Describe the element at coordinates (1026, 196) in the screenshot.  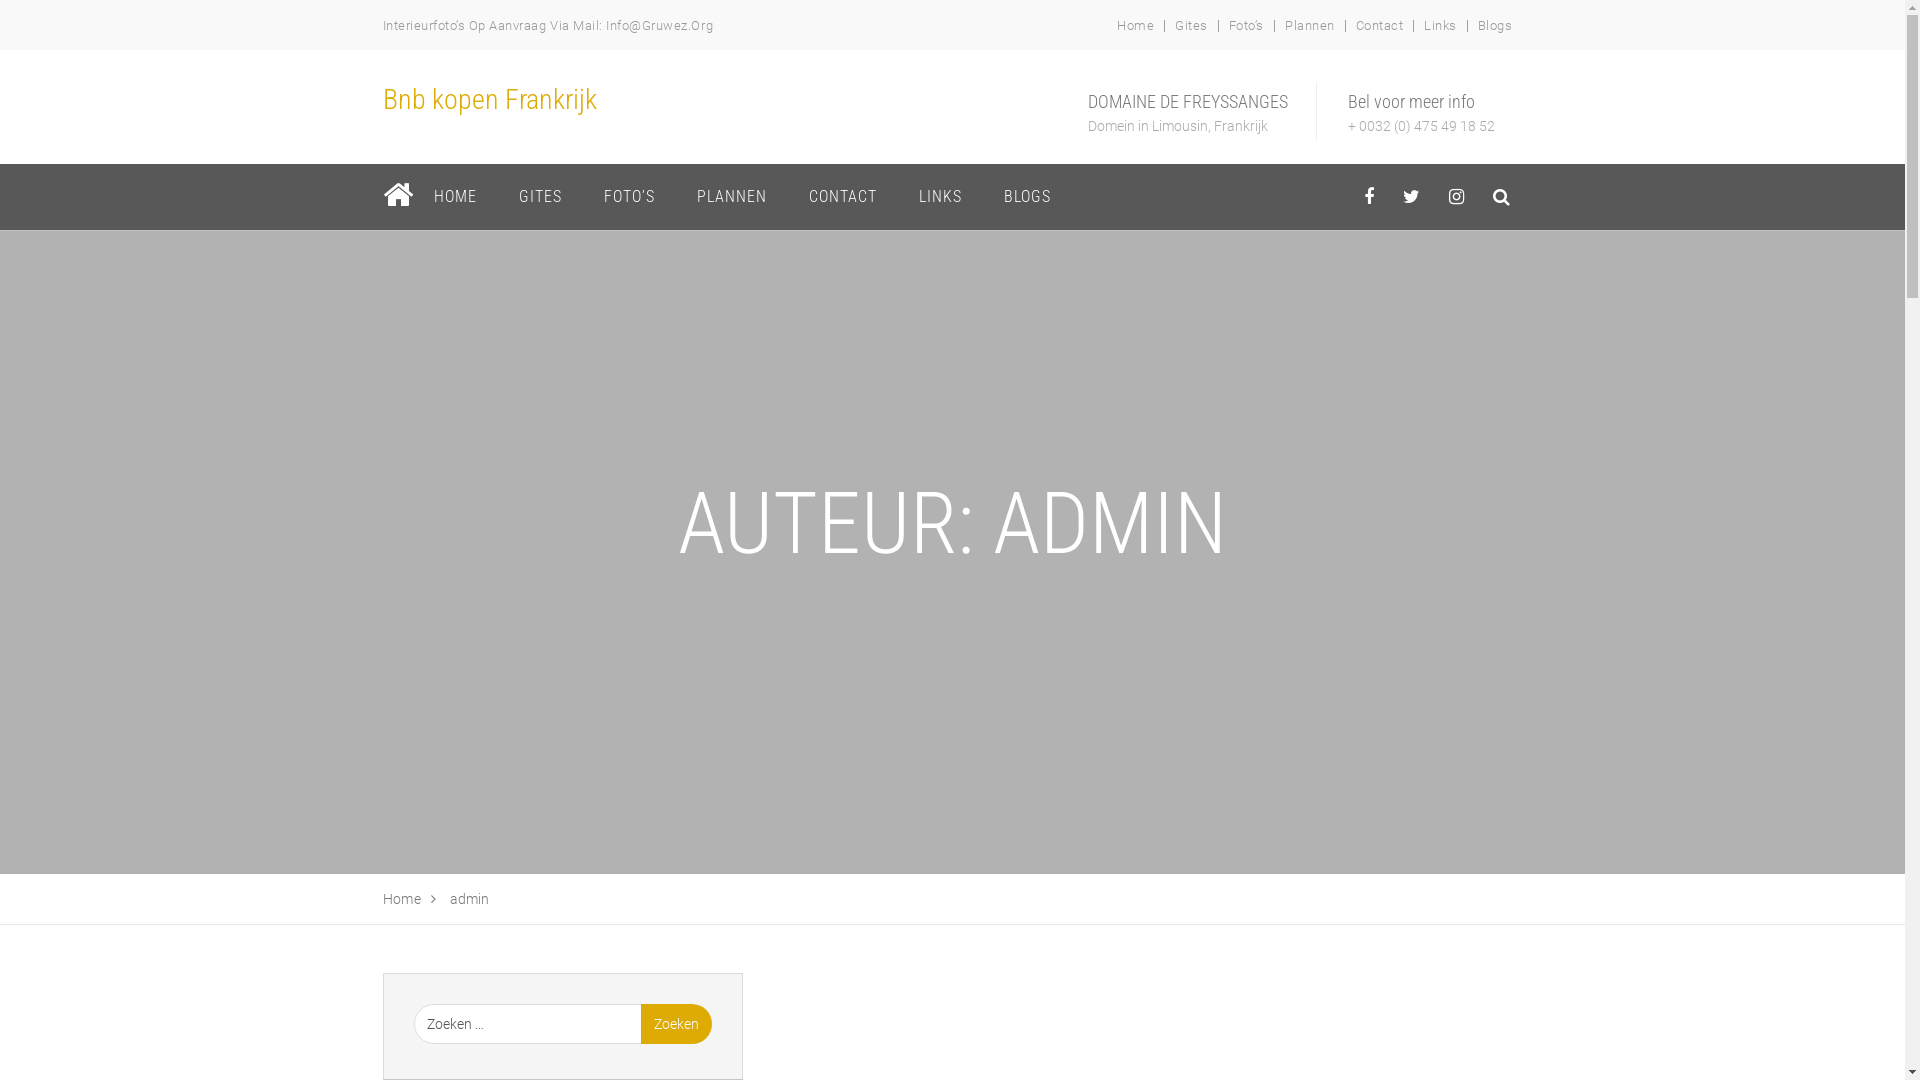
I see `'BLOGS'` at that location.